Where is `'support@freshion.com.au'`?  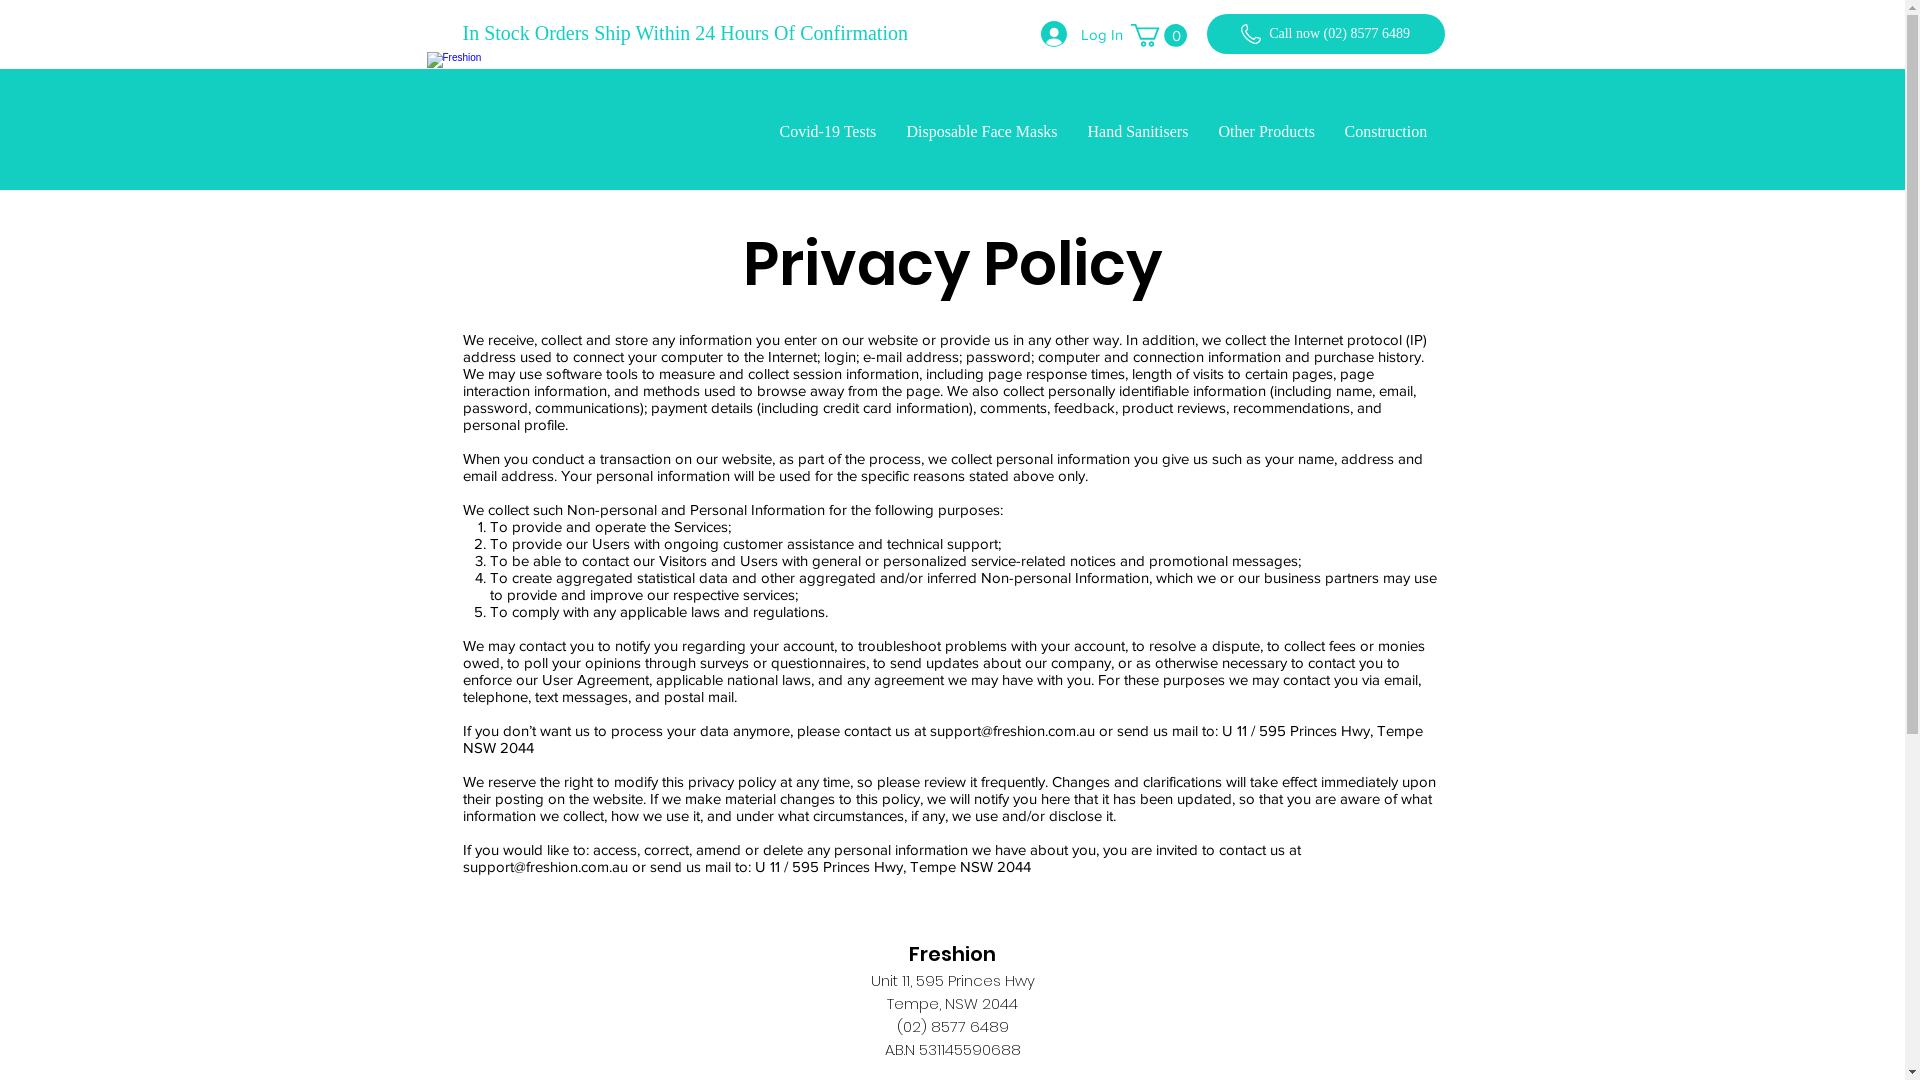 'support@freshion.com.au' is located at coordinates (1012, 730).